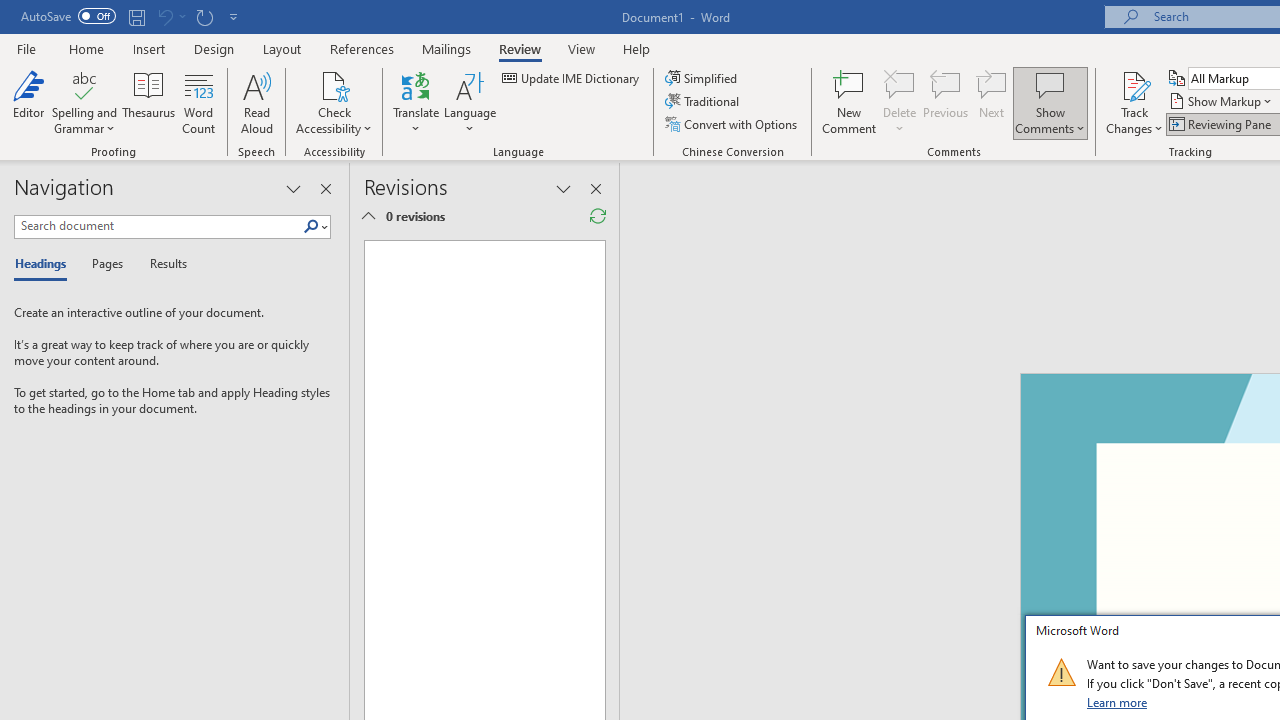 This screenshot has width=1280, height=720. I want to click on 'Show Detailed Summary', so click(369, 216).